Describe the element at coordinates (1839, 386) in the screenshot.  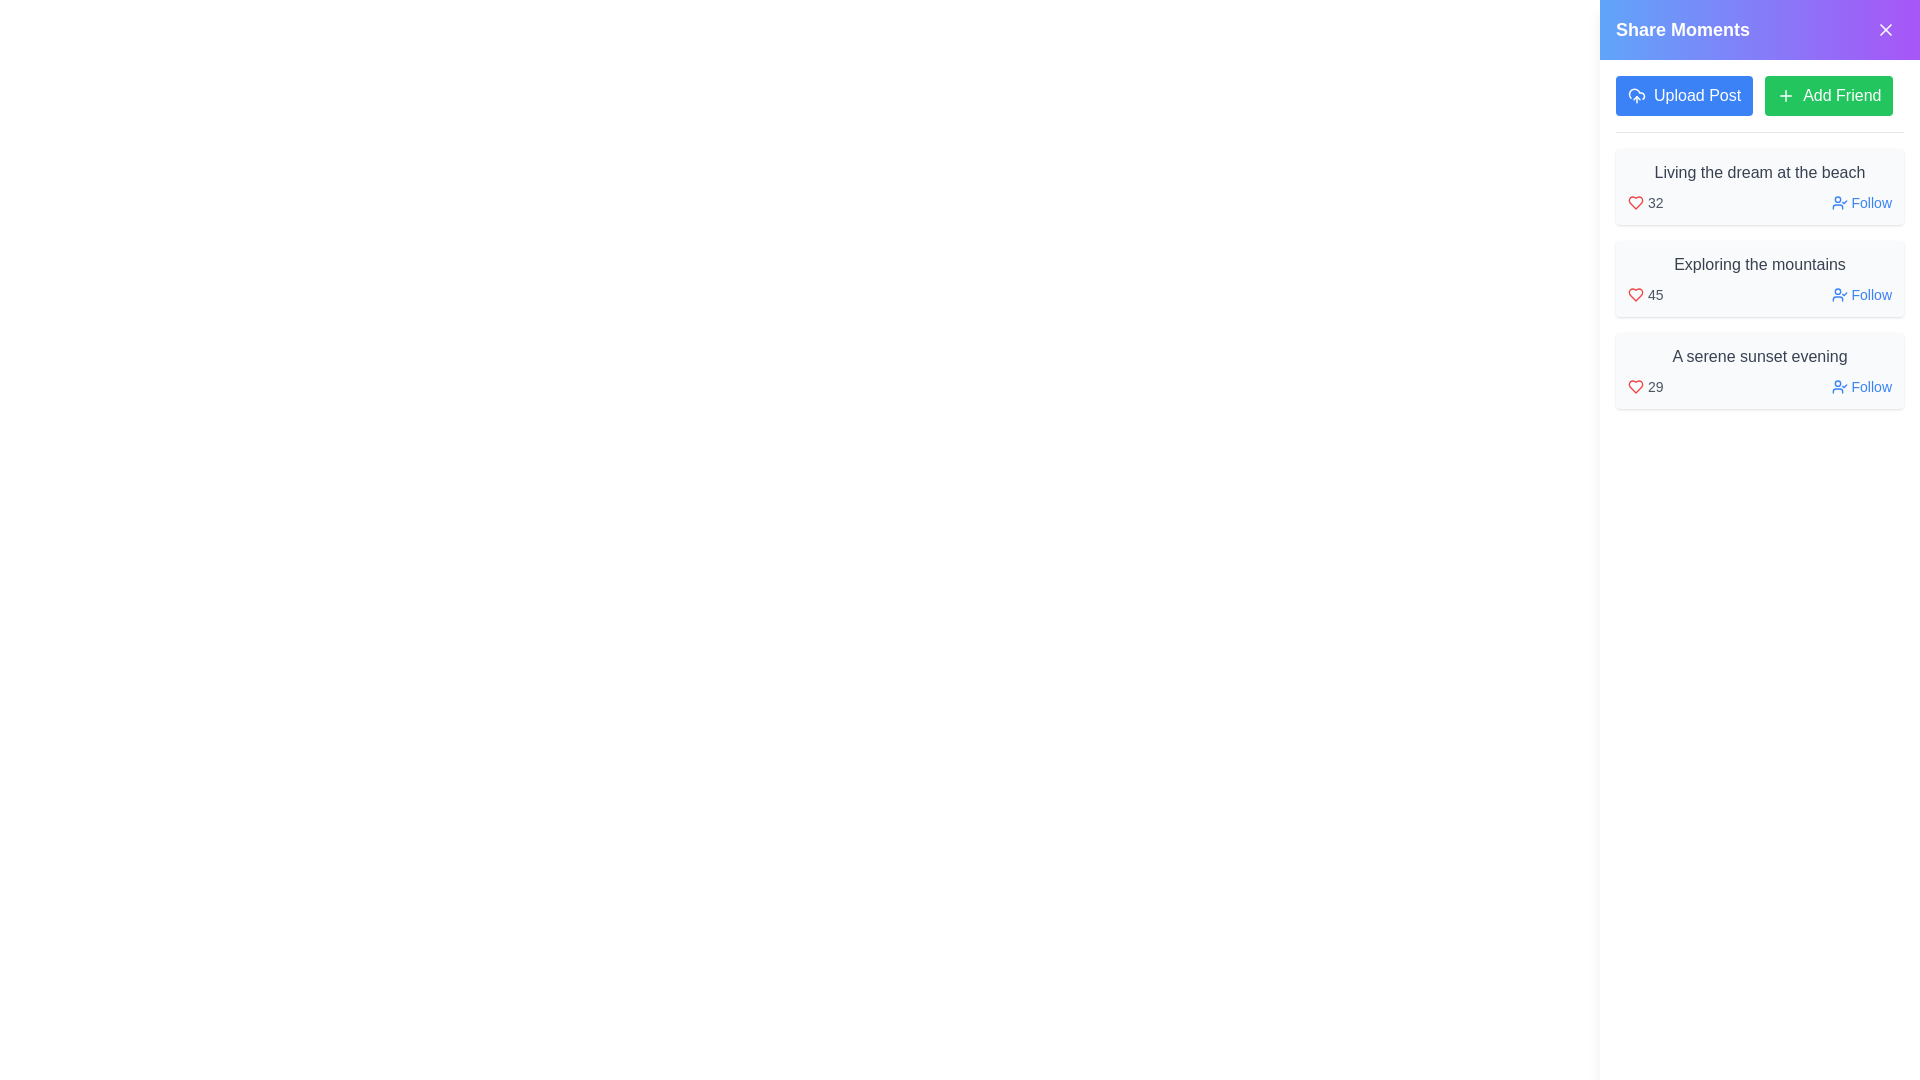
I see `the user with a checkmark icon located to the left of the 'Follow' text in the third 'Follow' button from the top in the sidebar's right section` at that location.